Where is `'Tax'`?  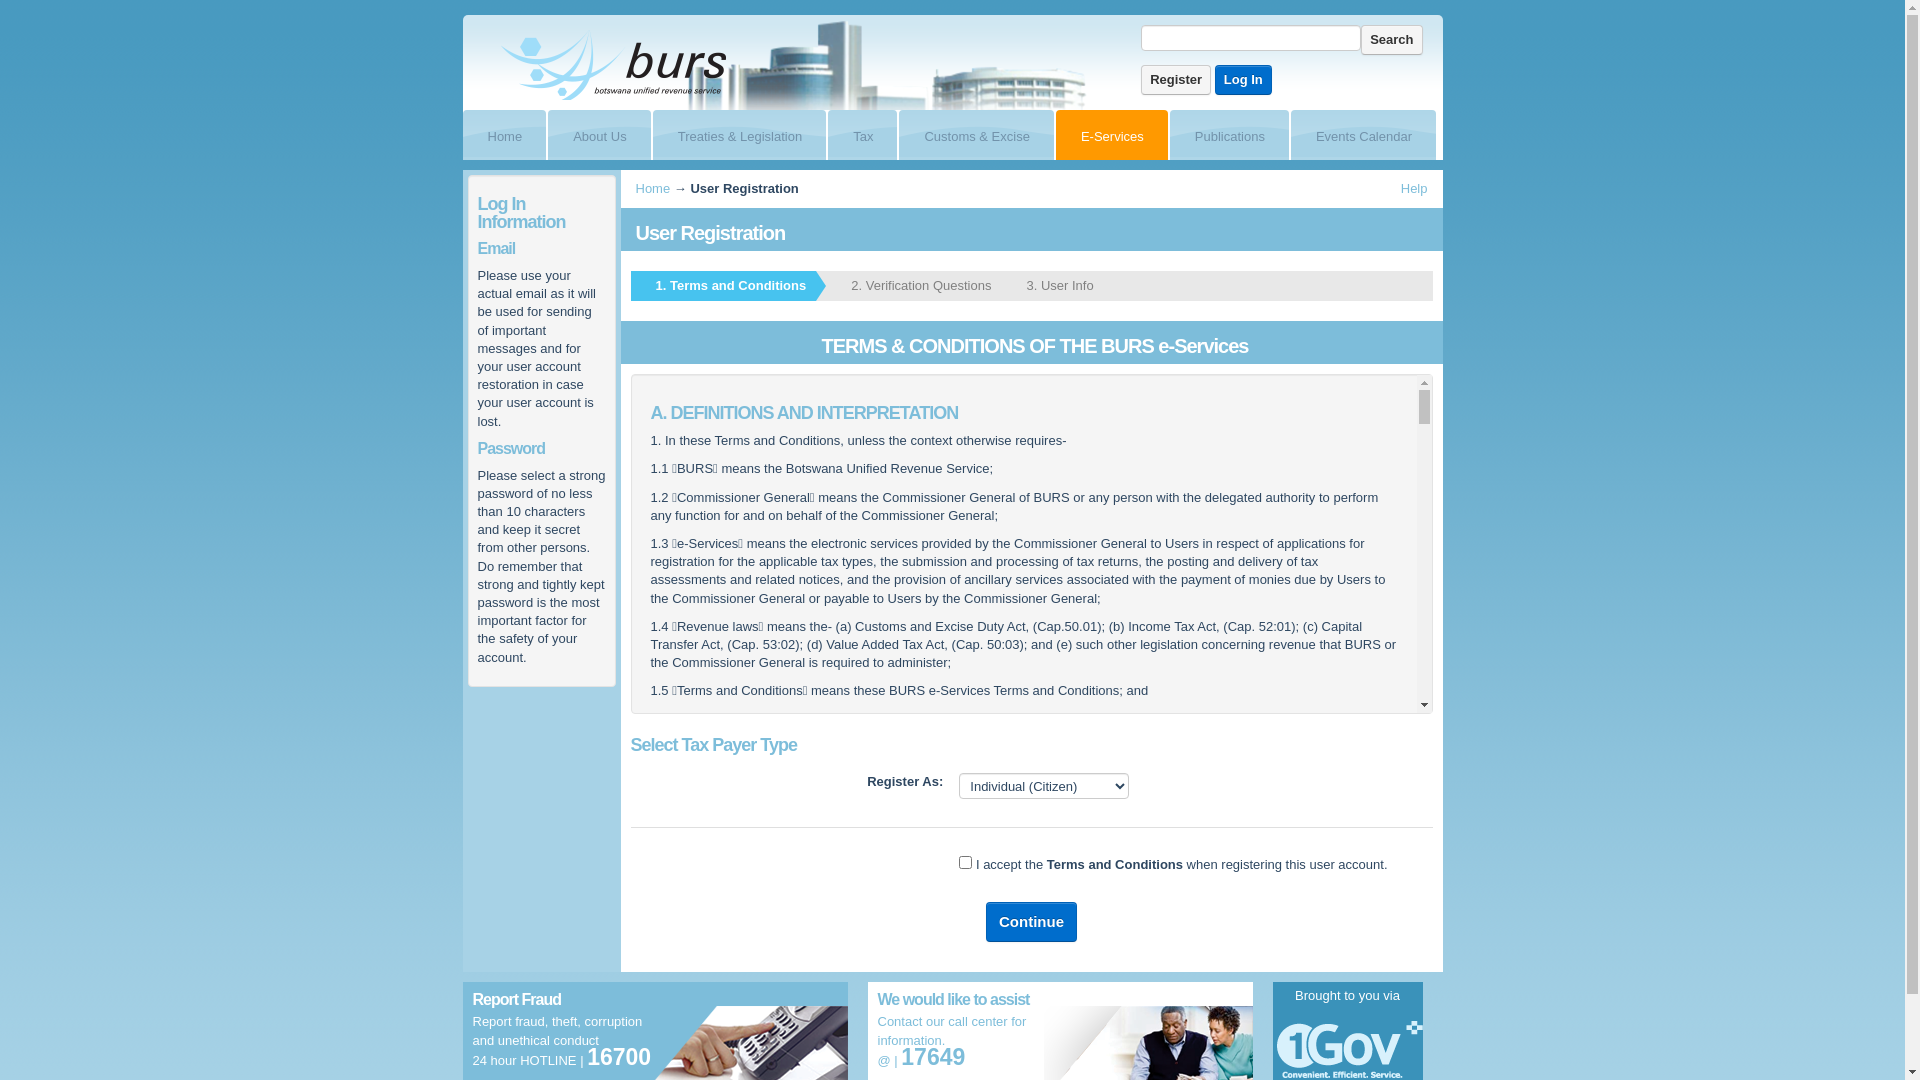 'Tax' is located at coordinates (853, 135).